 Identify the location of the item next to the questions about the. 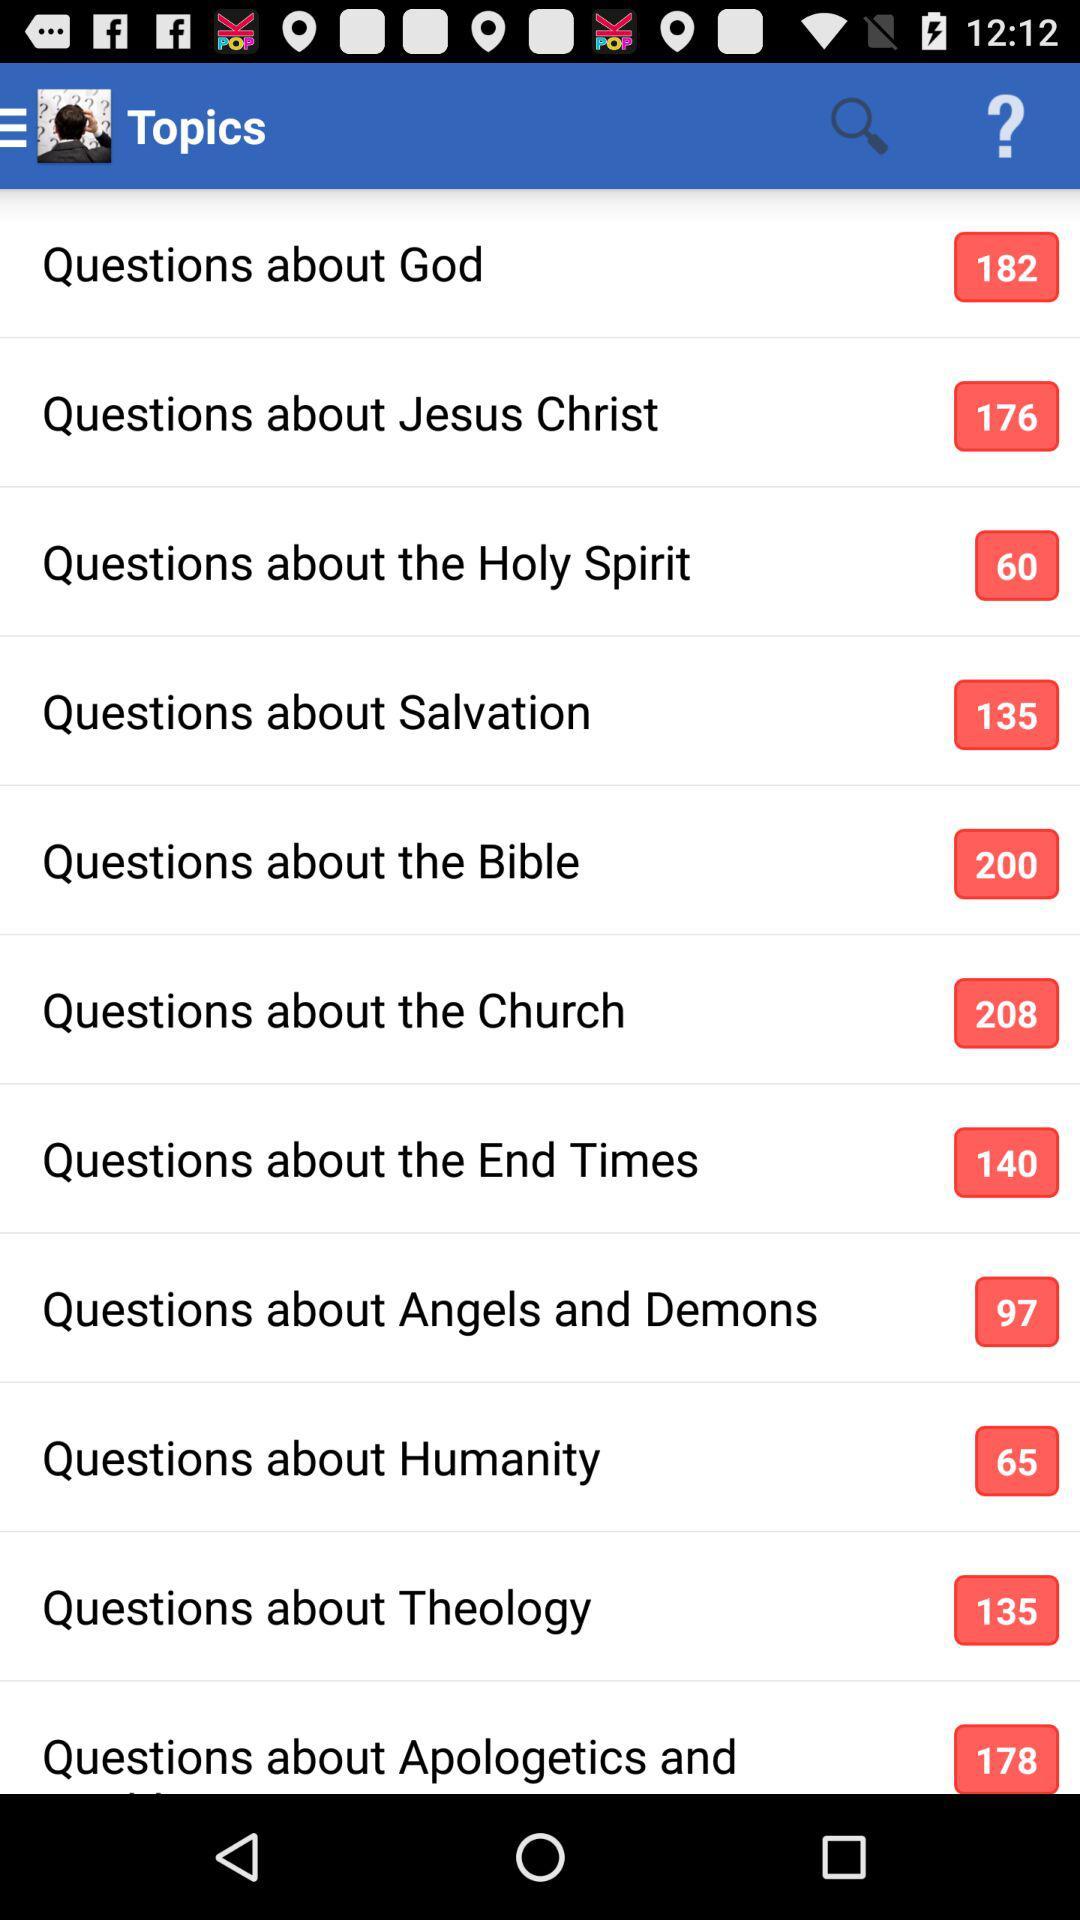
(1006, 1162).